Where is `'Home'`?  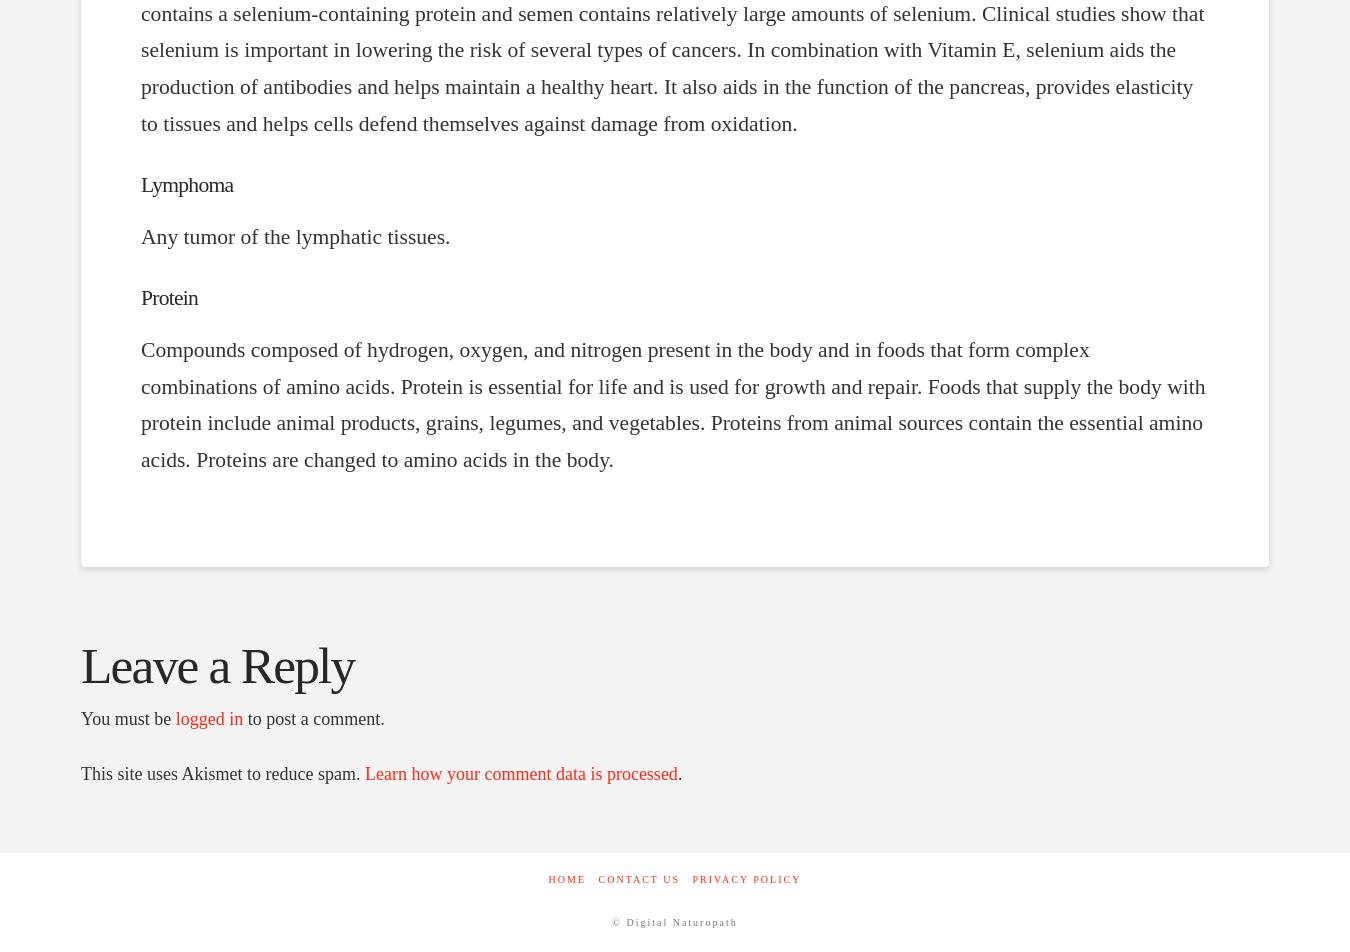
'Home' is located at coordinates (567, 878).